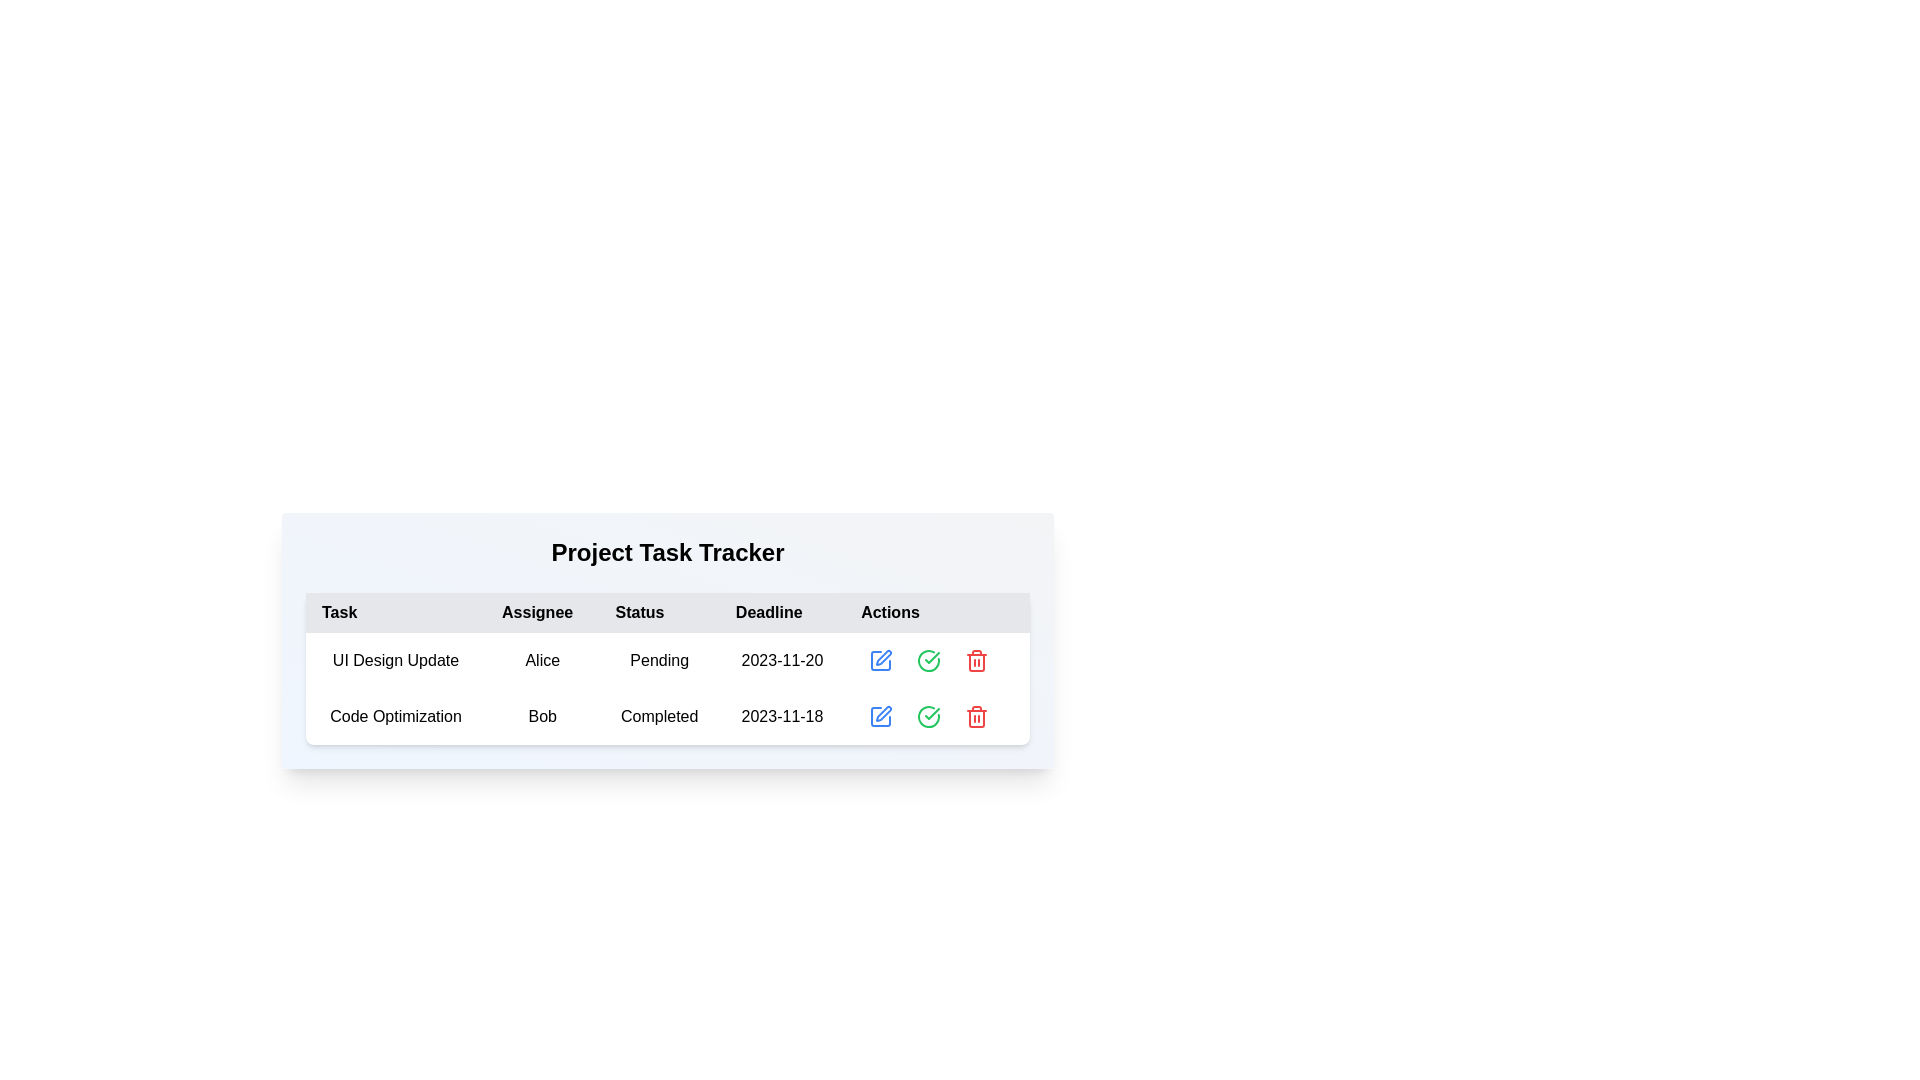 The image size is (1920, 1080). I want to click on the 'Assignee' column header cell, which is the second column header in the table located between the 'Task' and 'Status' headers, so click(542, 612).